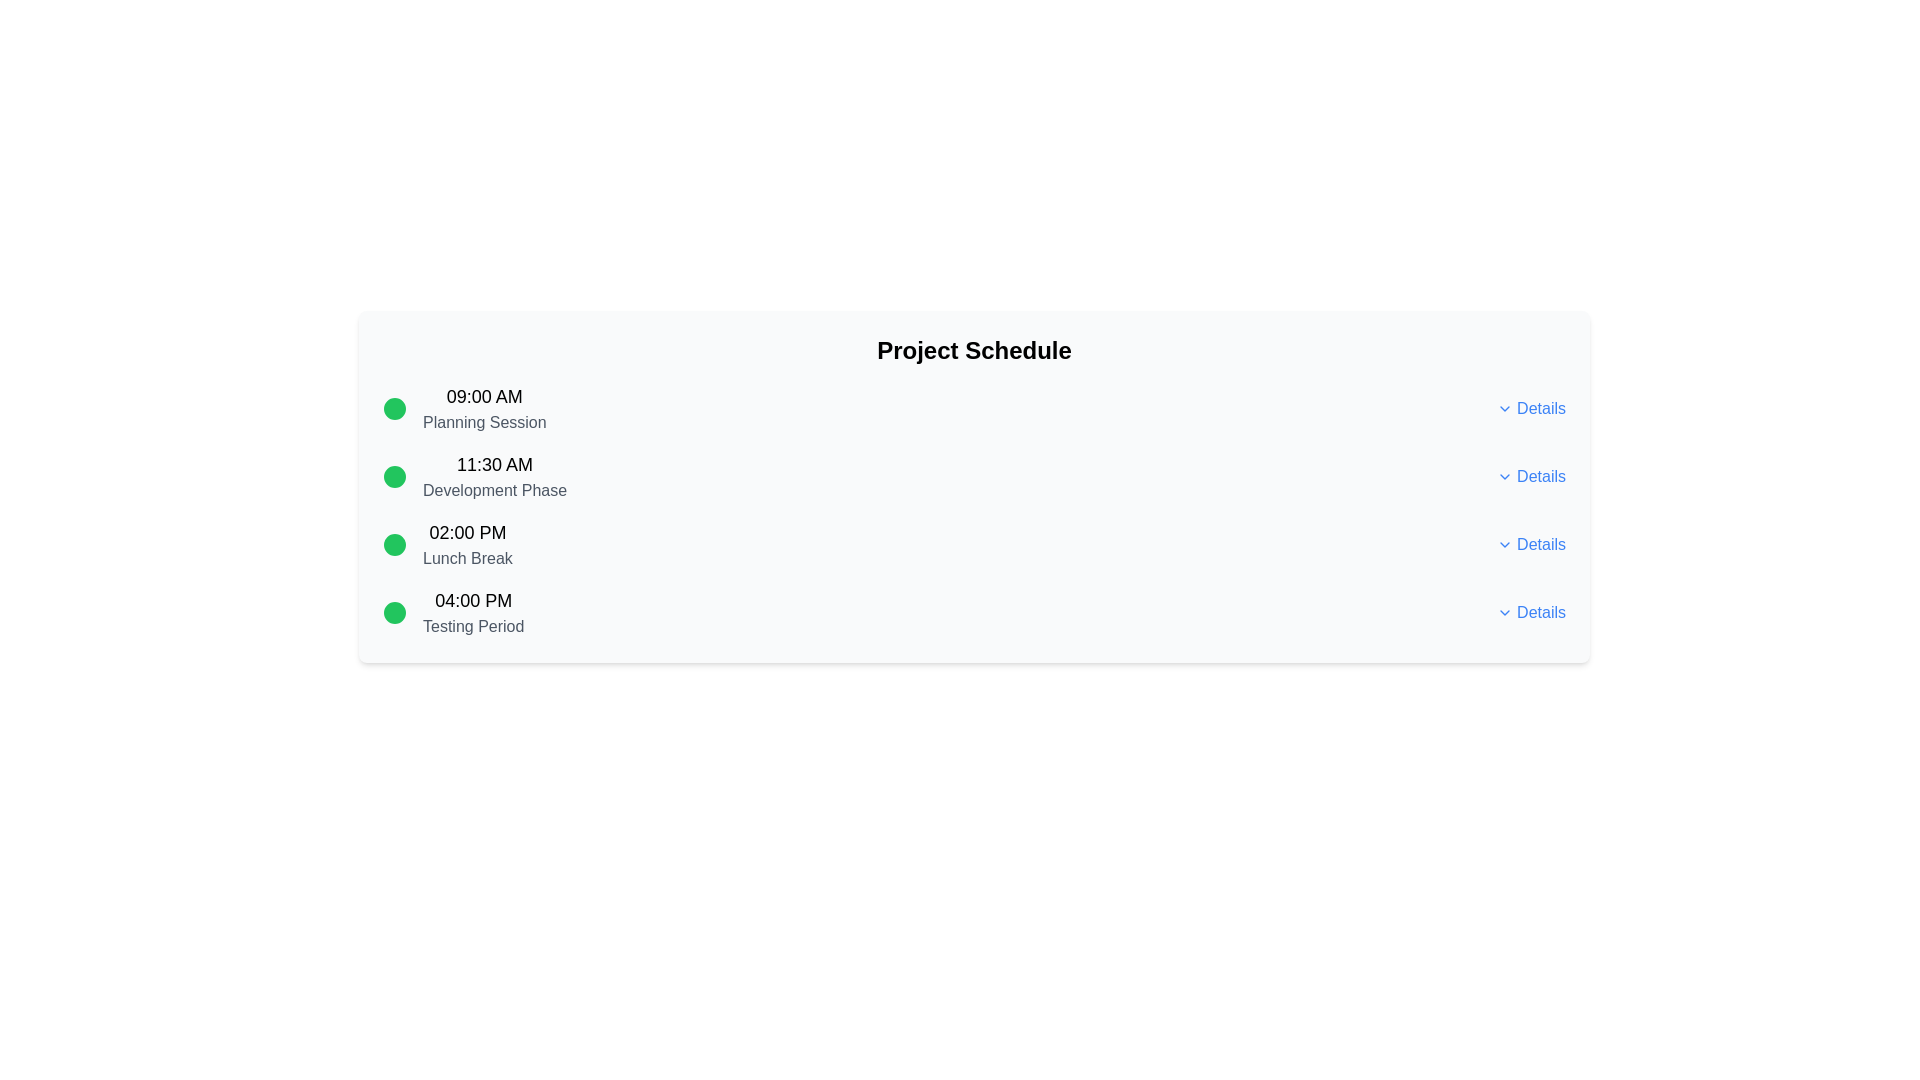  I want to click on the circular SVG element that represents '11:30 AM Development Phase', so click(394, 477).